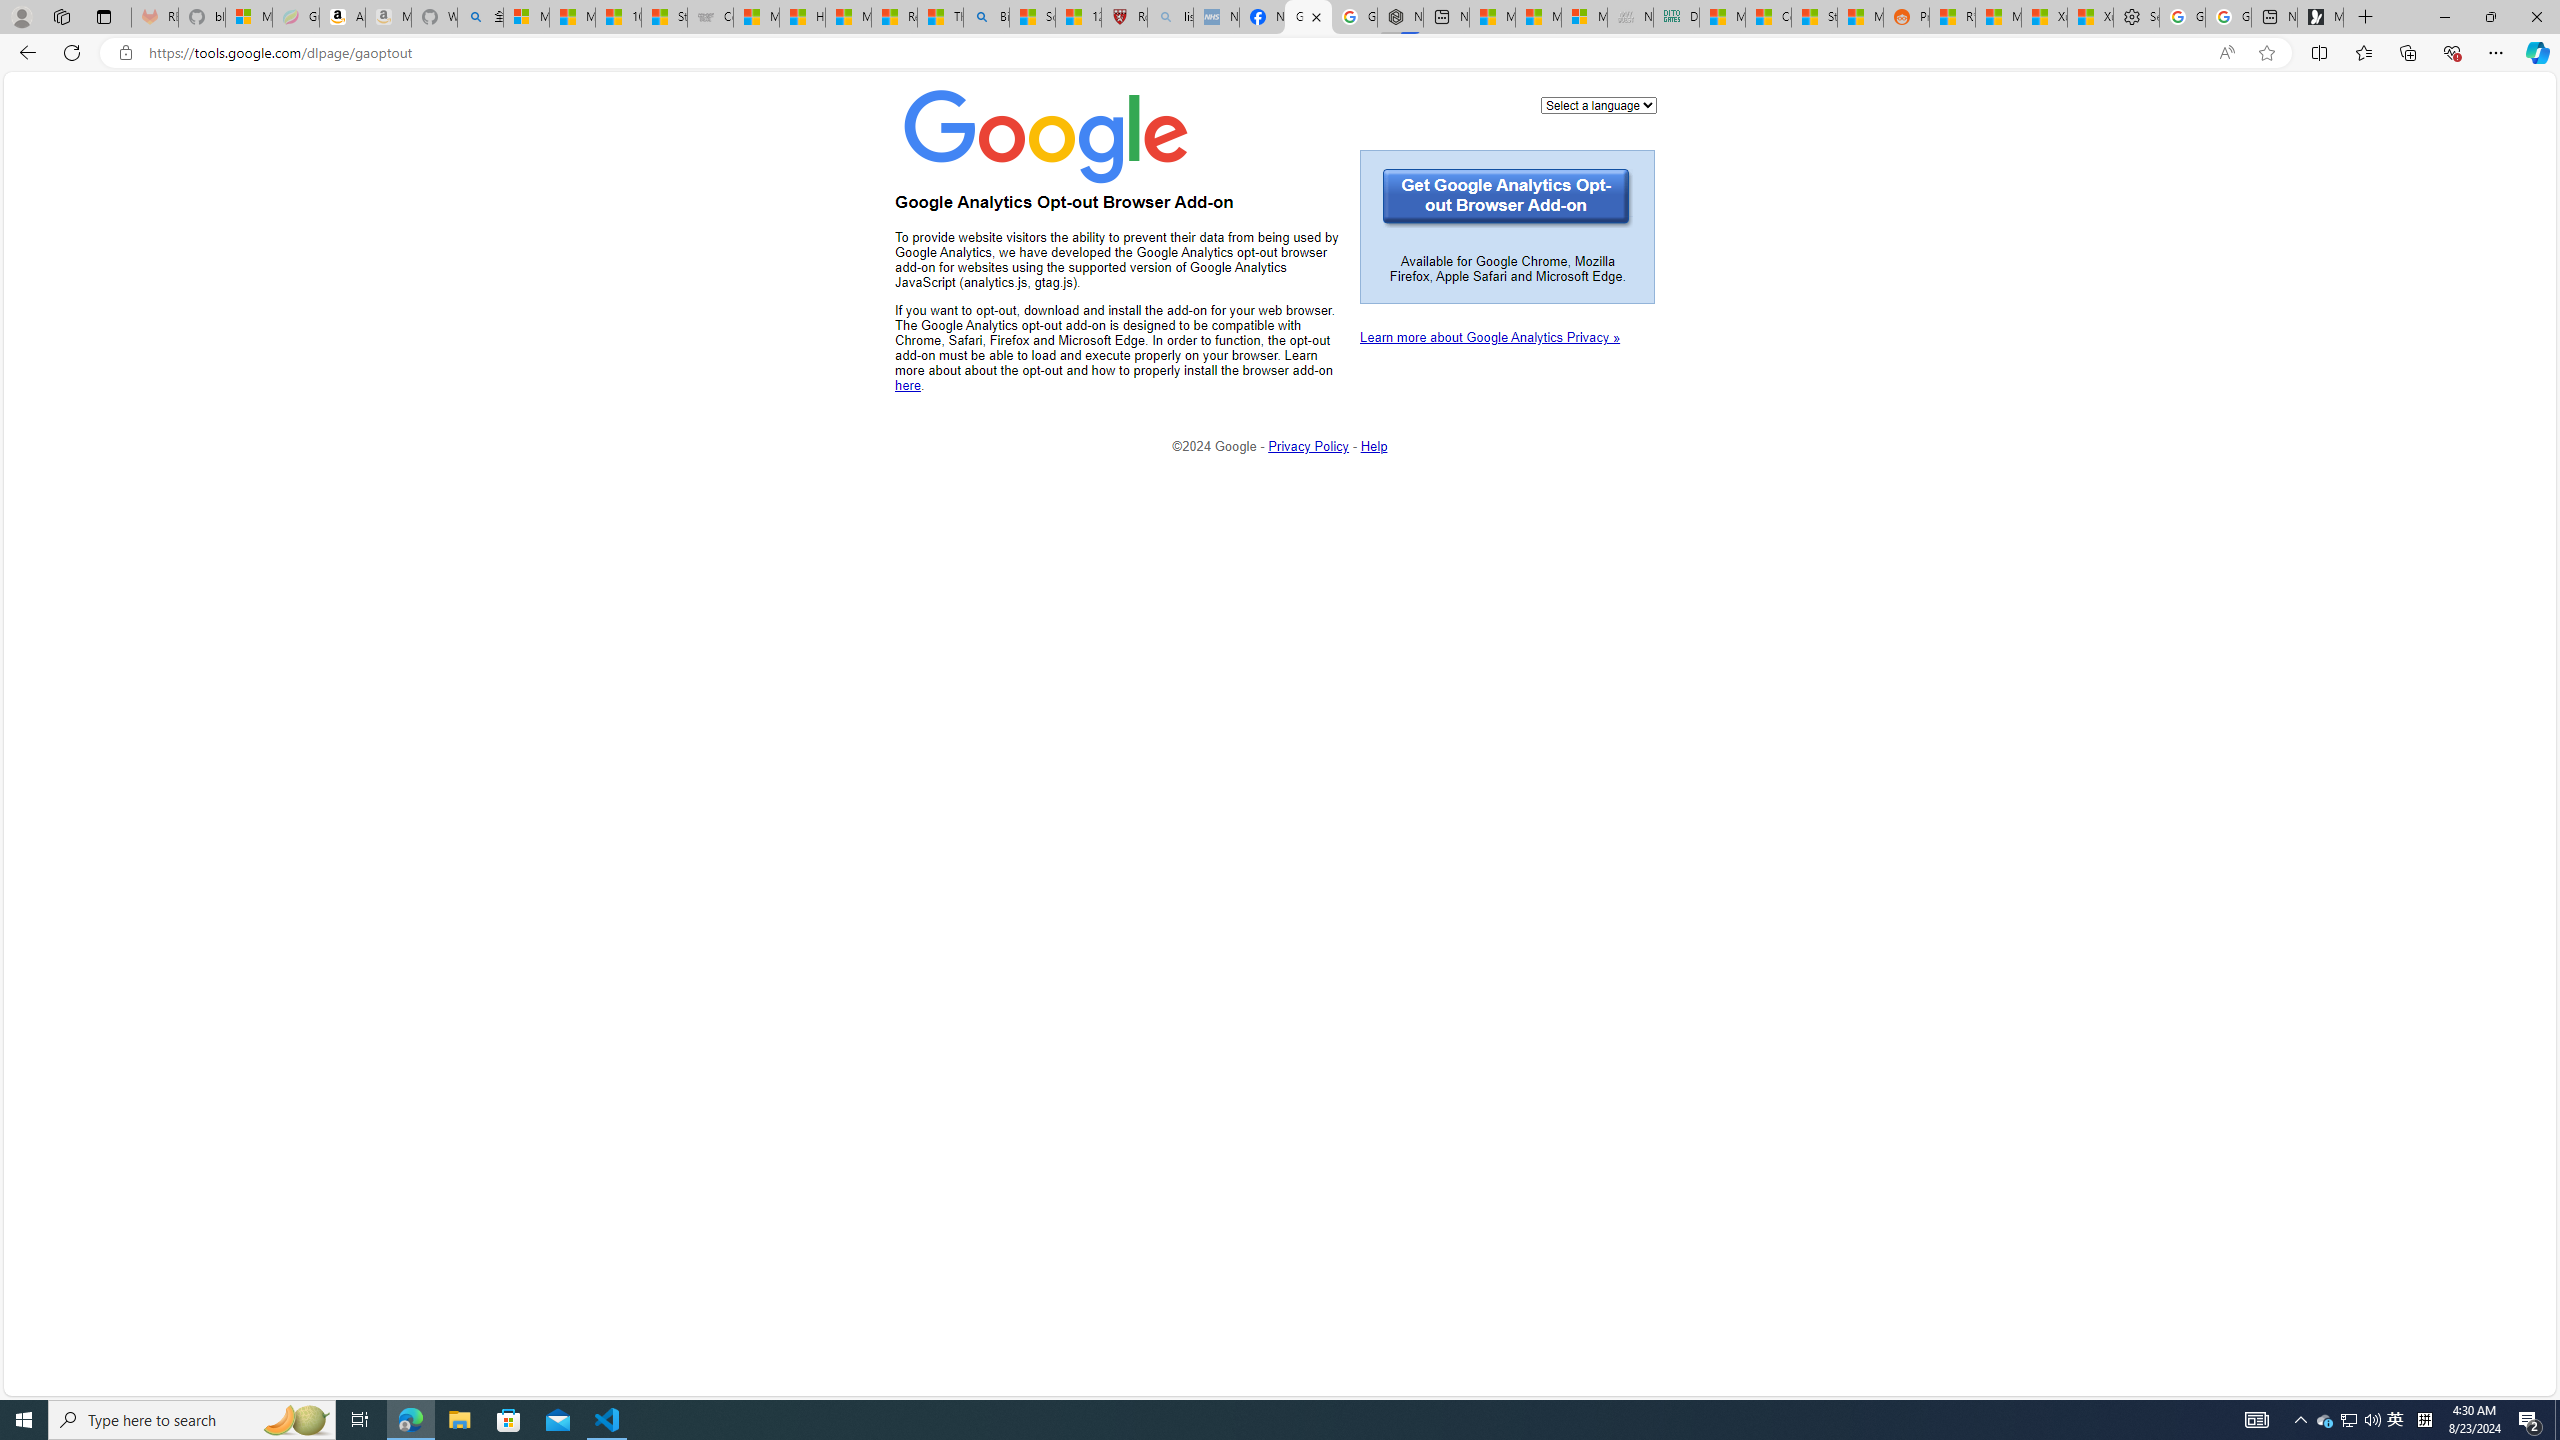 This screenshot has width=2560, height=1440. What do you see at coordinates (1507, 198) in the screenshot?
I see `'Get Google Analytics Opt-out Browser Add-on'` at bounding box center [1507, 198].